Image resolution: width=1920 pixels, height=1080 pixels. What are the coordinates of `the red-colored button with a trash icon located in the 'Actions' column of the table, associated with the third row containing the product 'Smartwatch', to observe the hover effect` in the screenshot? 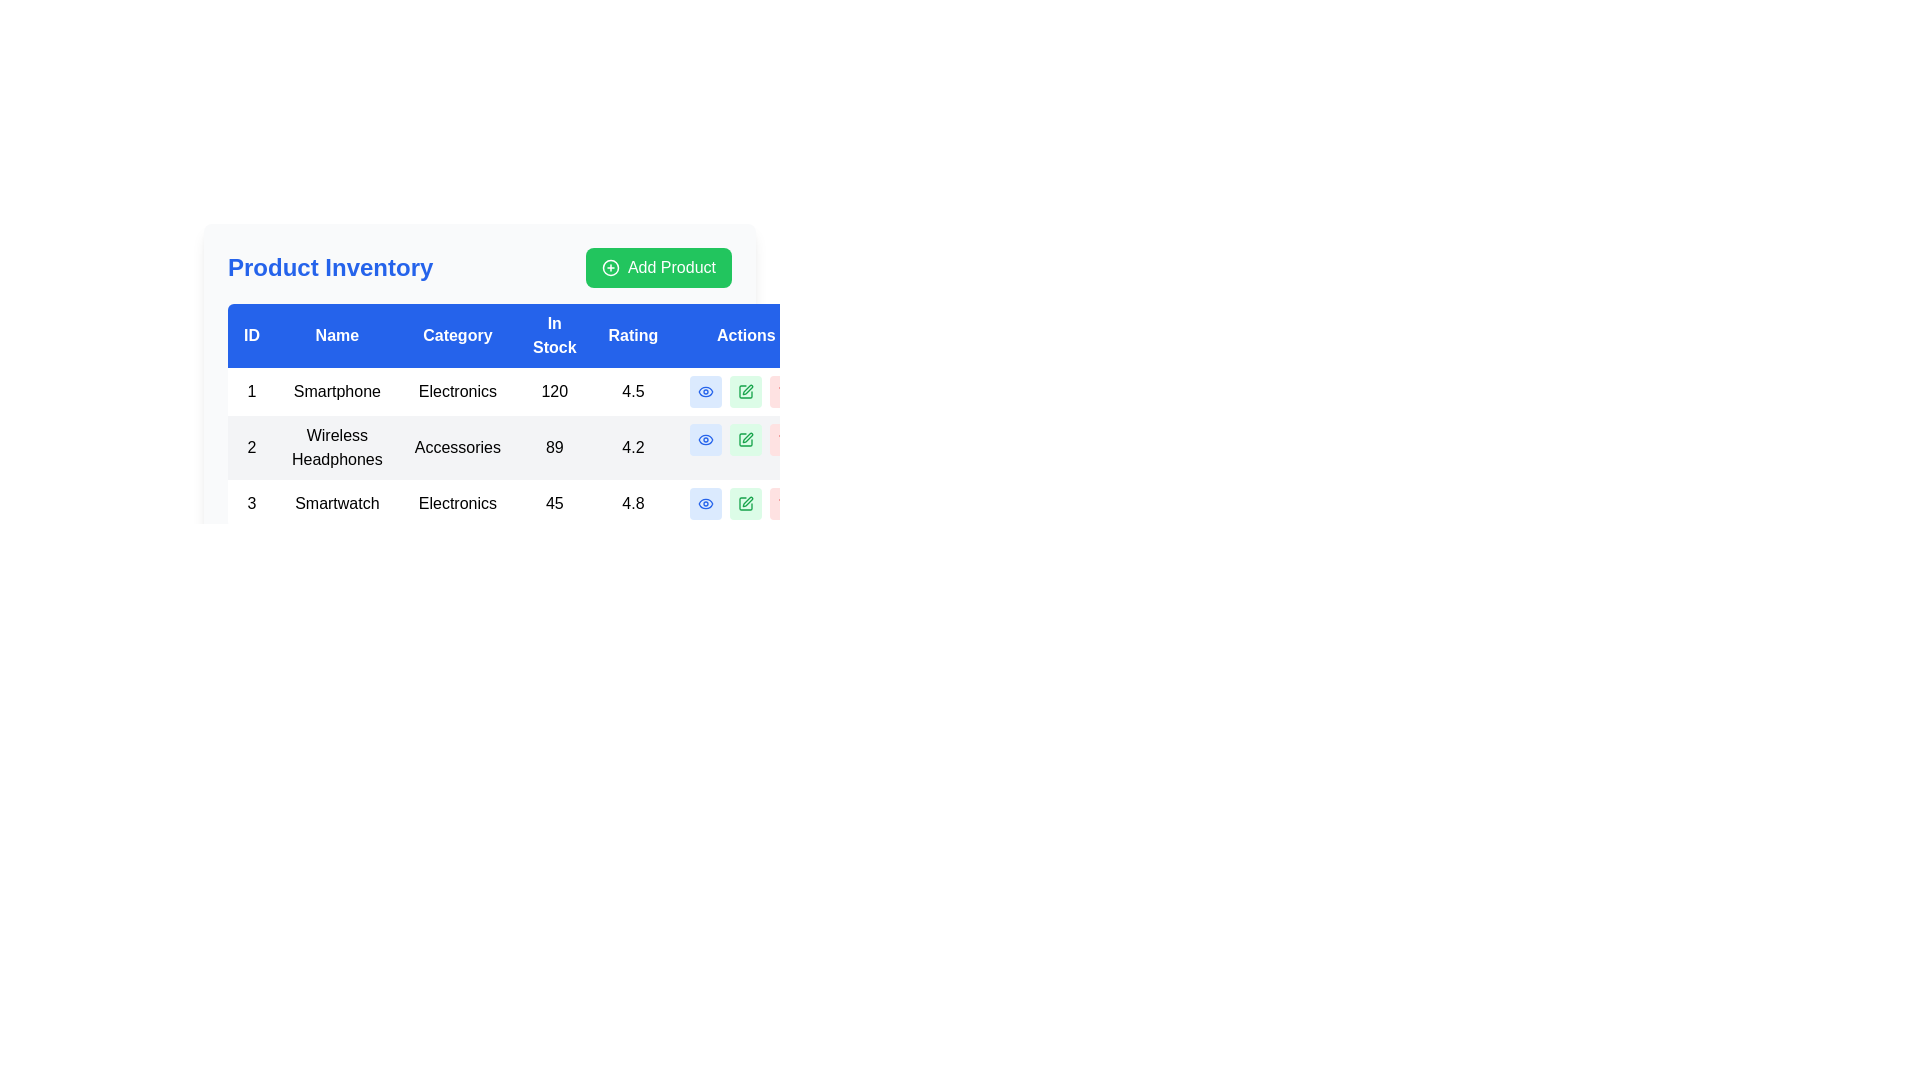 It's located at (785, 503).